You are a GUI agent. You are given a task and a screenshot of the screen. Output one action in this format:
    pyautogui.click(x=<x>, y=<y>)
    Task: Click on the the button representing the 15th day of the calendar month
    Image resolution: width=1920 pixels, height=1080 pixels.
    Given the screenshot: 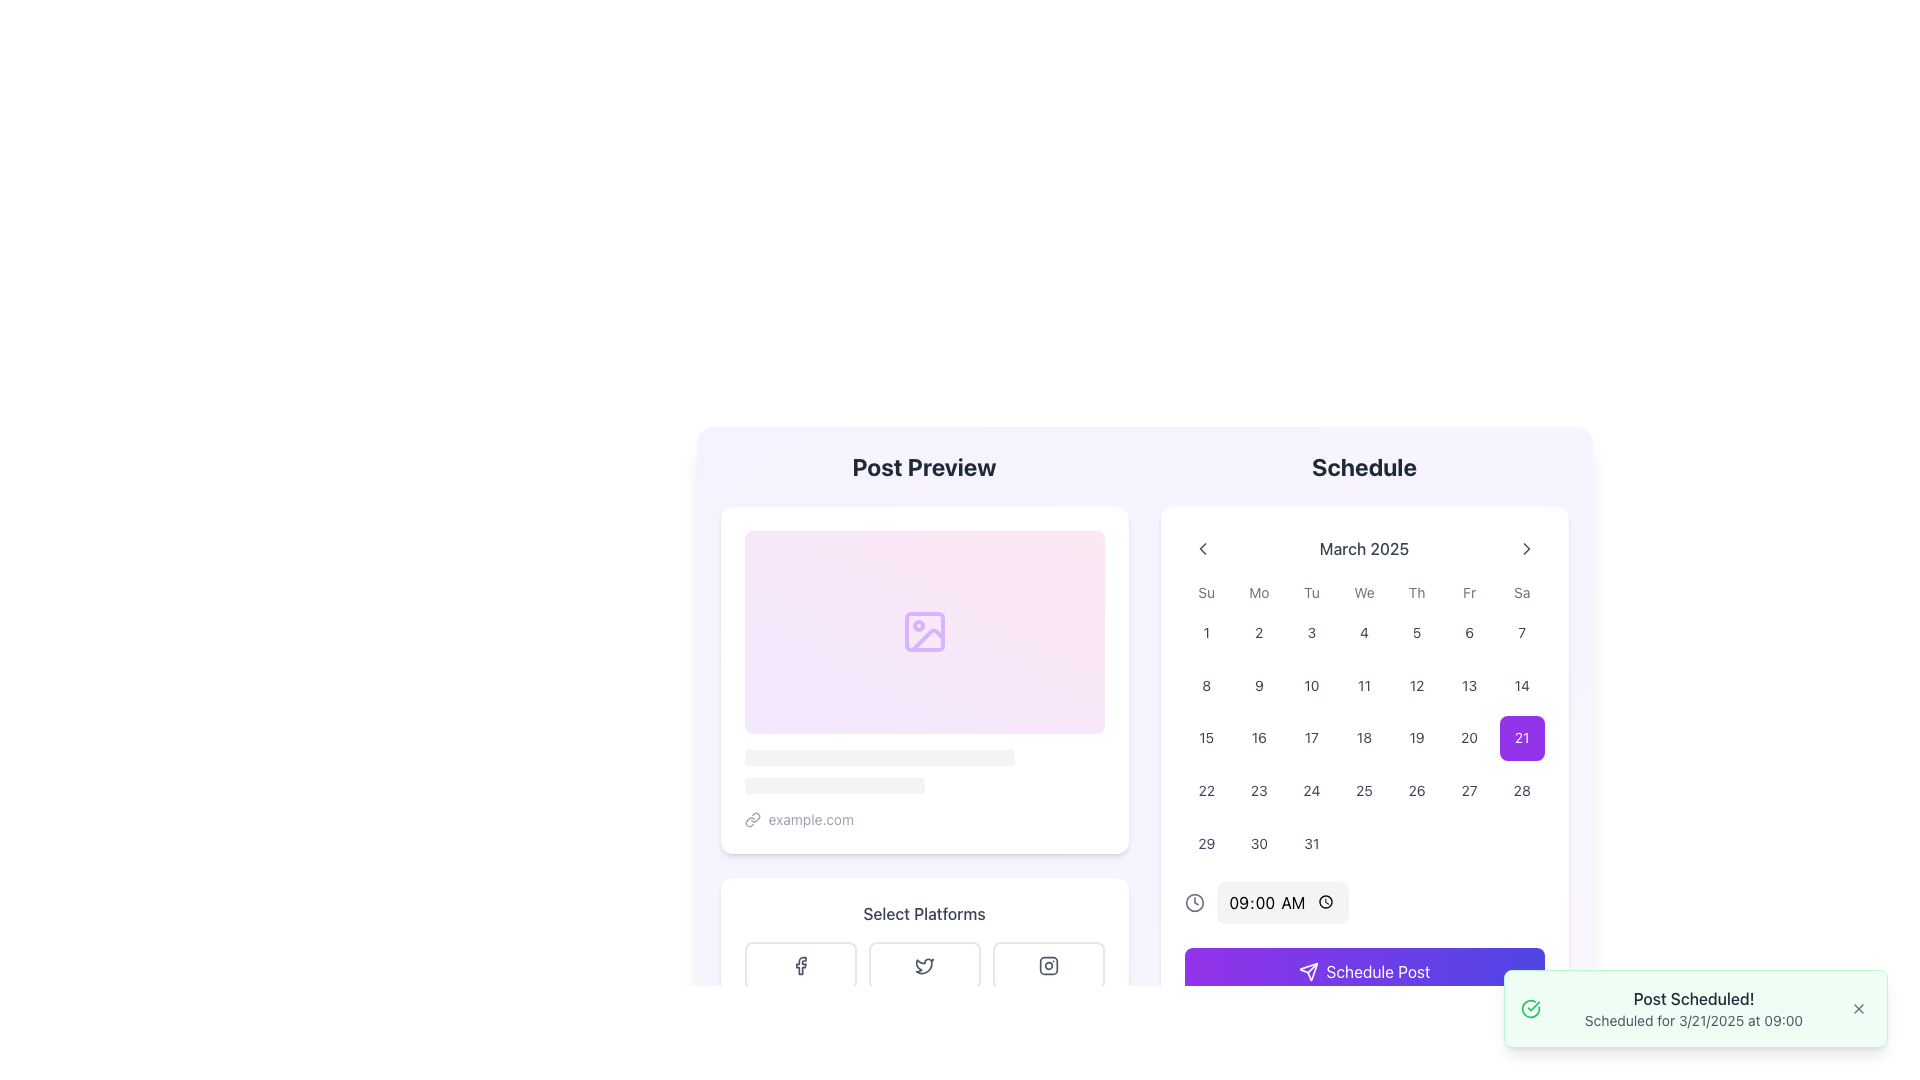 What is the action you would take?
    pyautogui.click(x=1205, y=738)
    